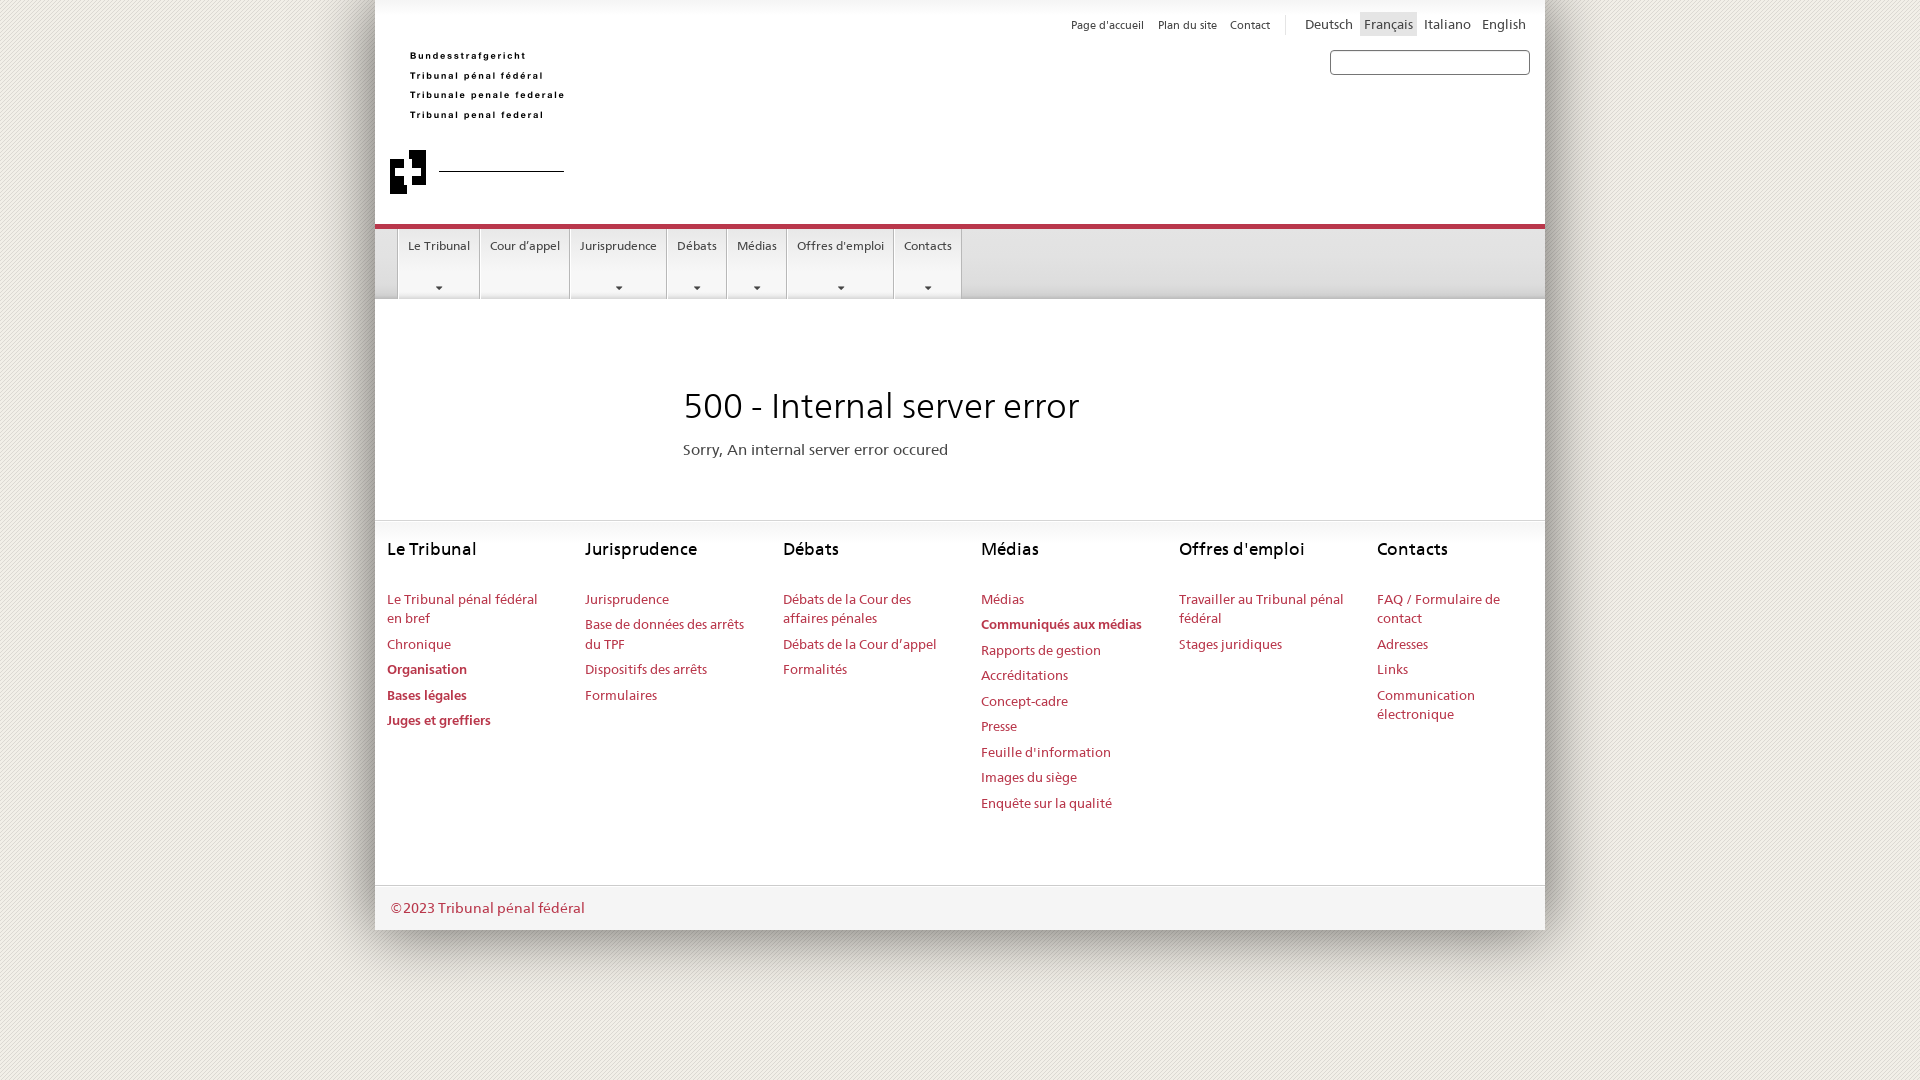  What do you see at coordinates (1024, 701) in the screenshot?
I see `'Concept-cadre'` at bounding box center [1024, 701].